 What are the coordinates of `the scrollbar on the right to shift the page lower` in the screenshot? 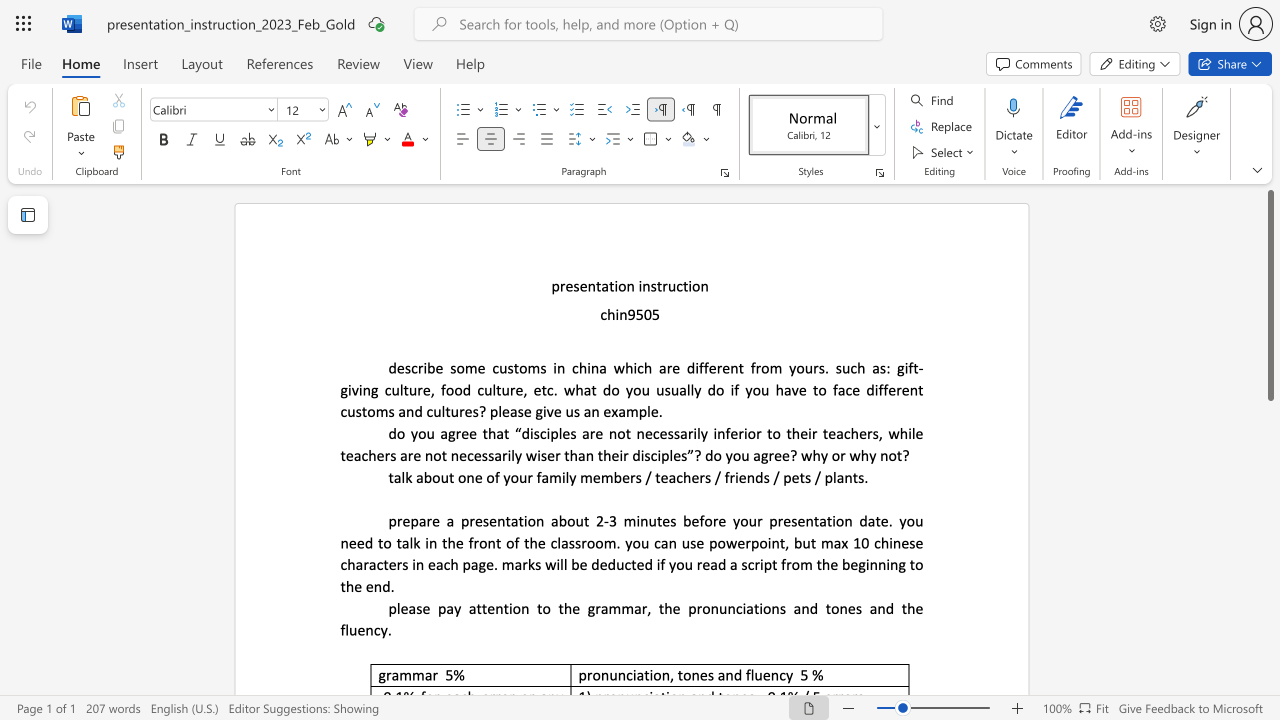 It's located at (1269, 418).